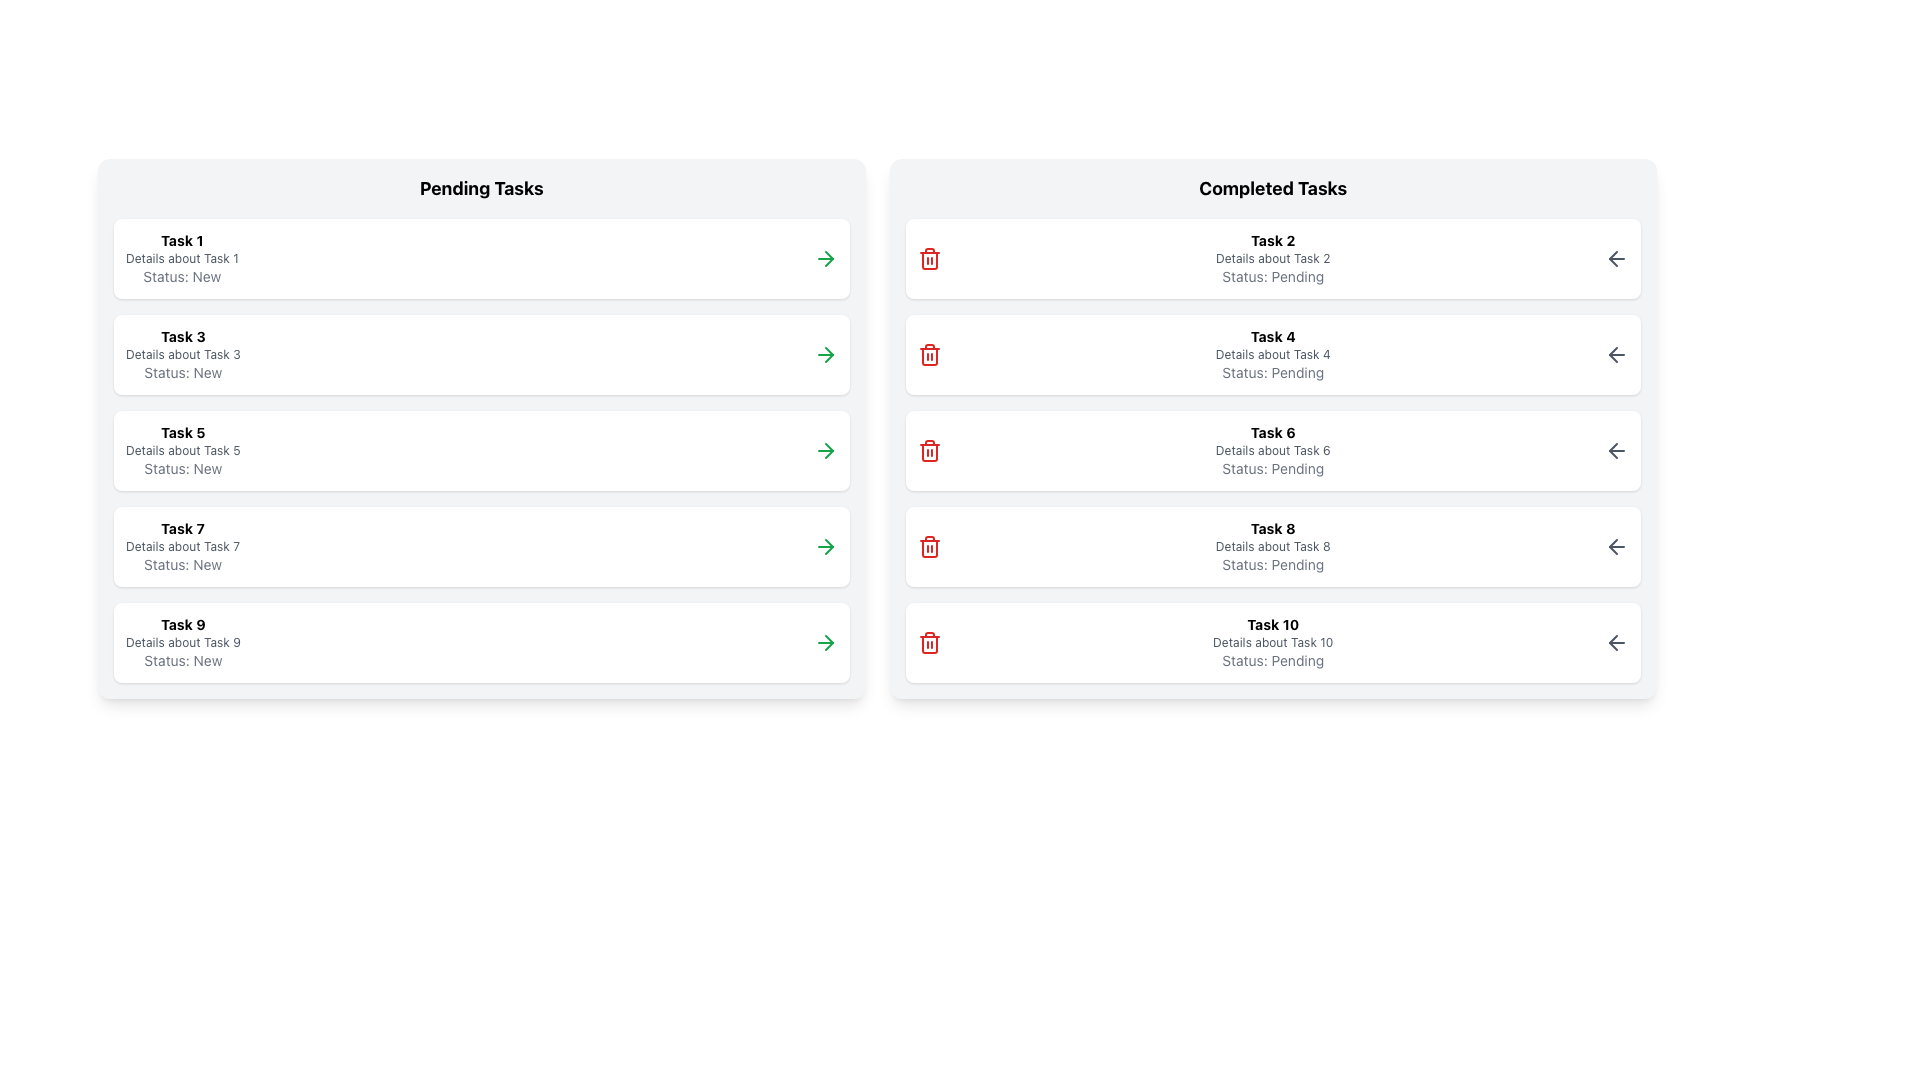  What do you see at coordinates (481, 353) in the screenshot?
I see `the second task card in the 'Pending Tasks' section` at bounding box center [481, 353].